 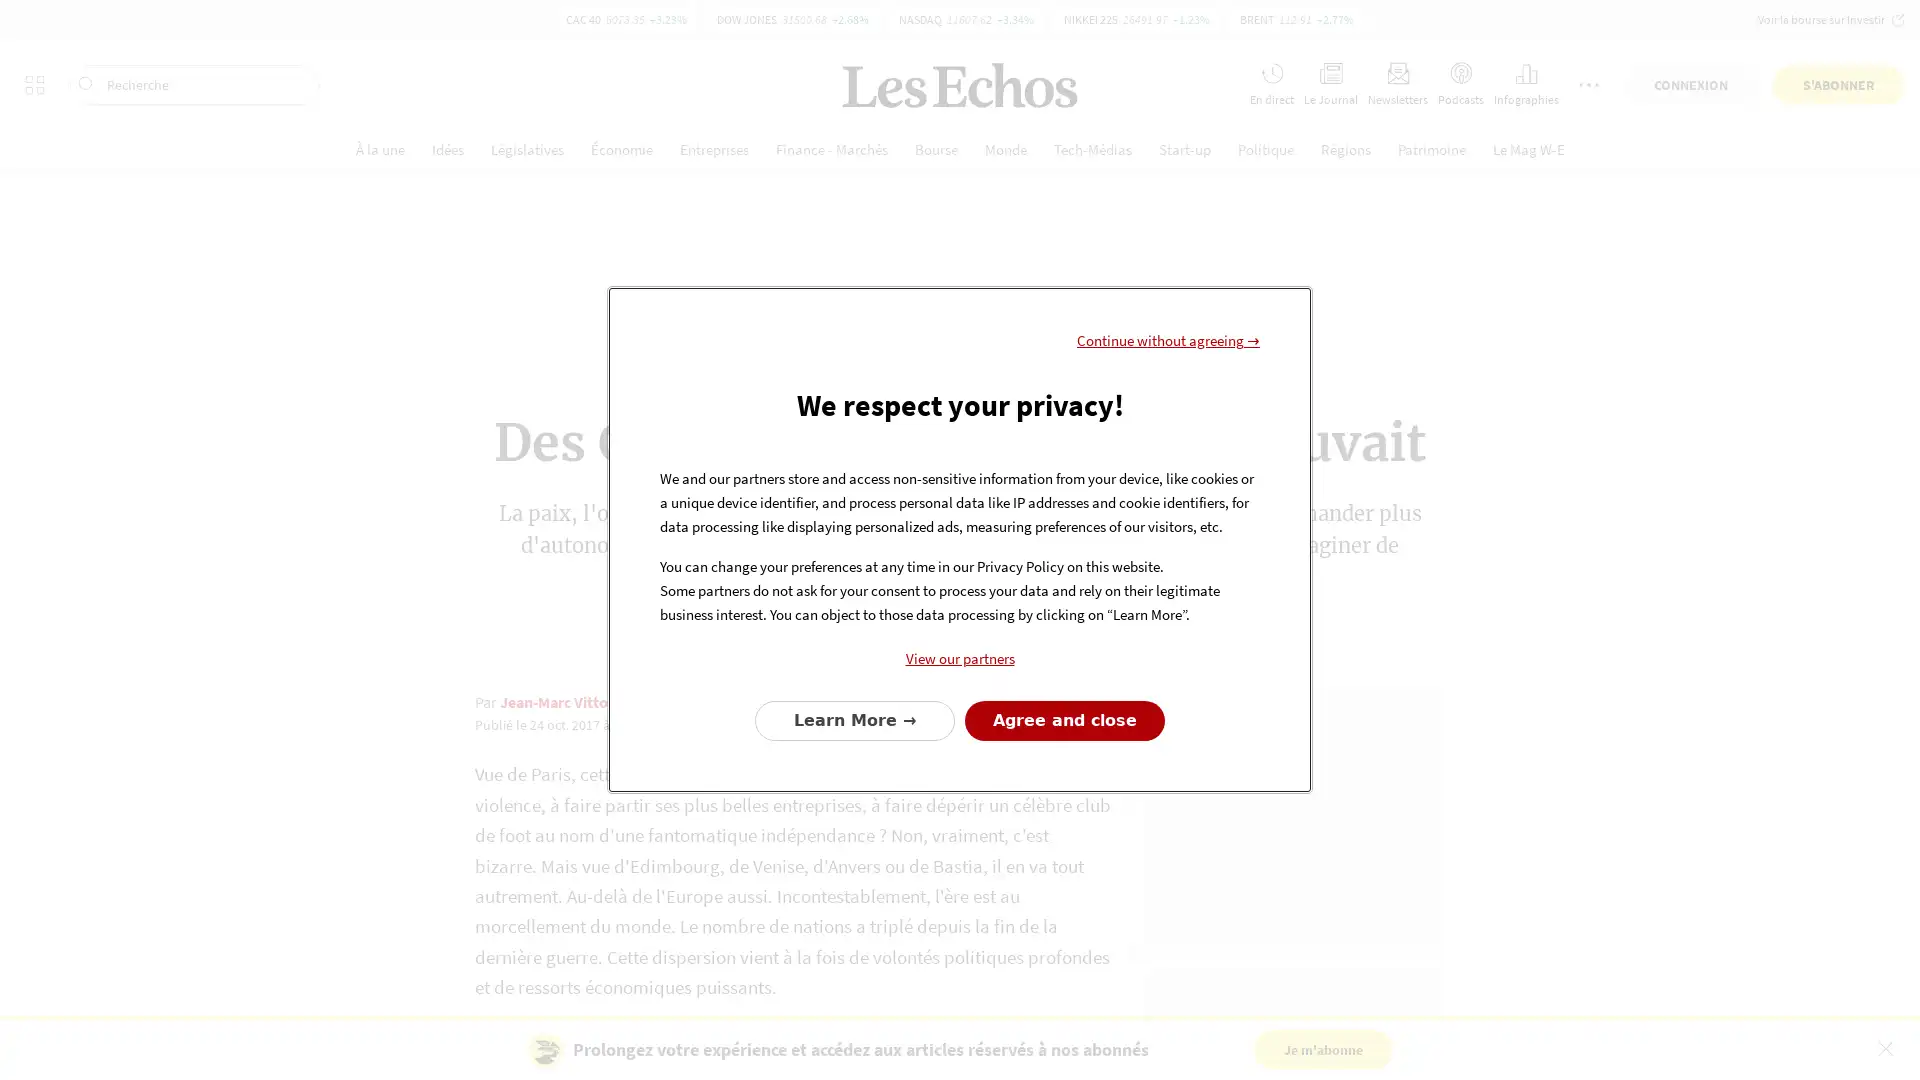 What do you see at coordinates (854, 720) in the screenshot?
I see `Configure your consents` at bounding box center [854, 720].